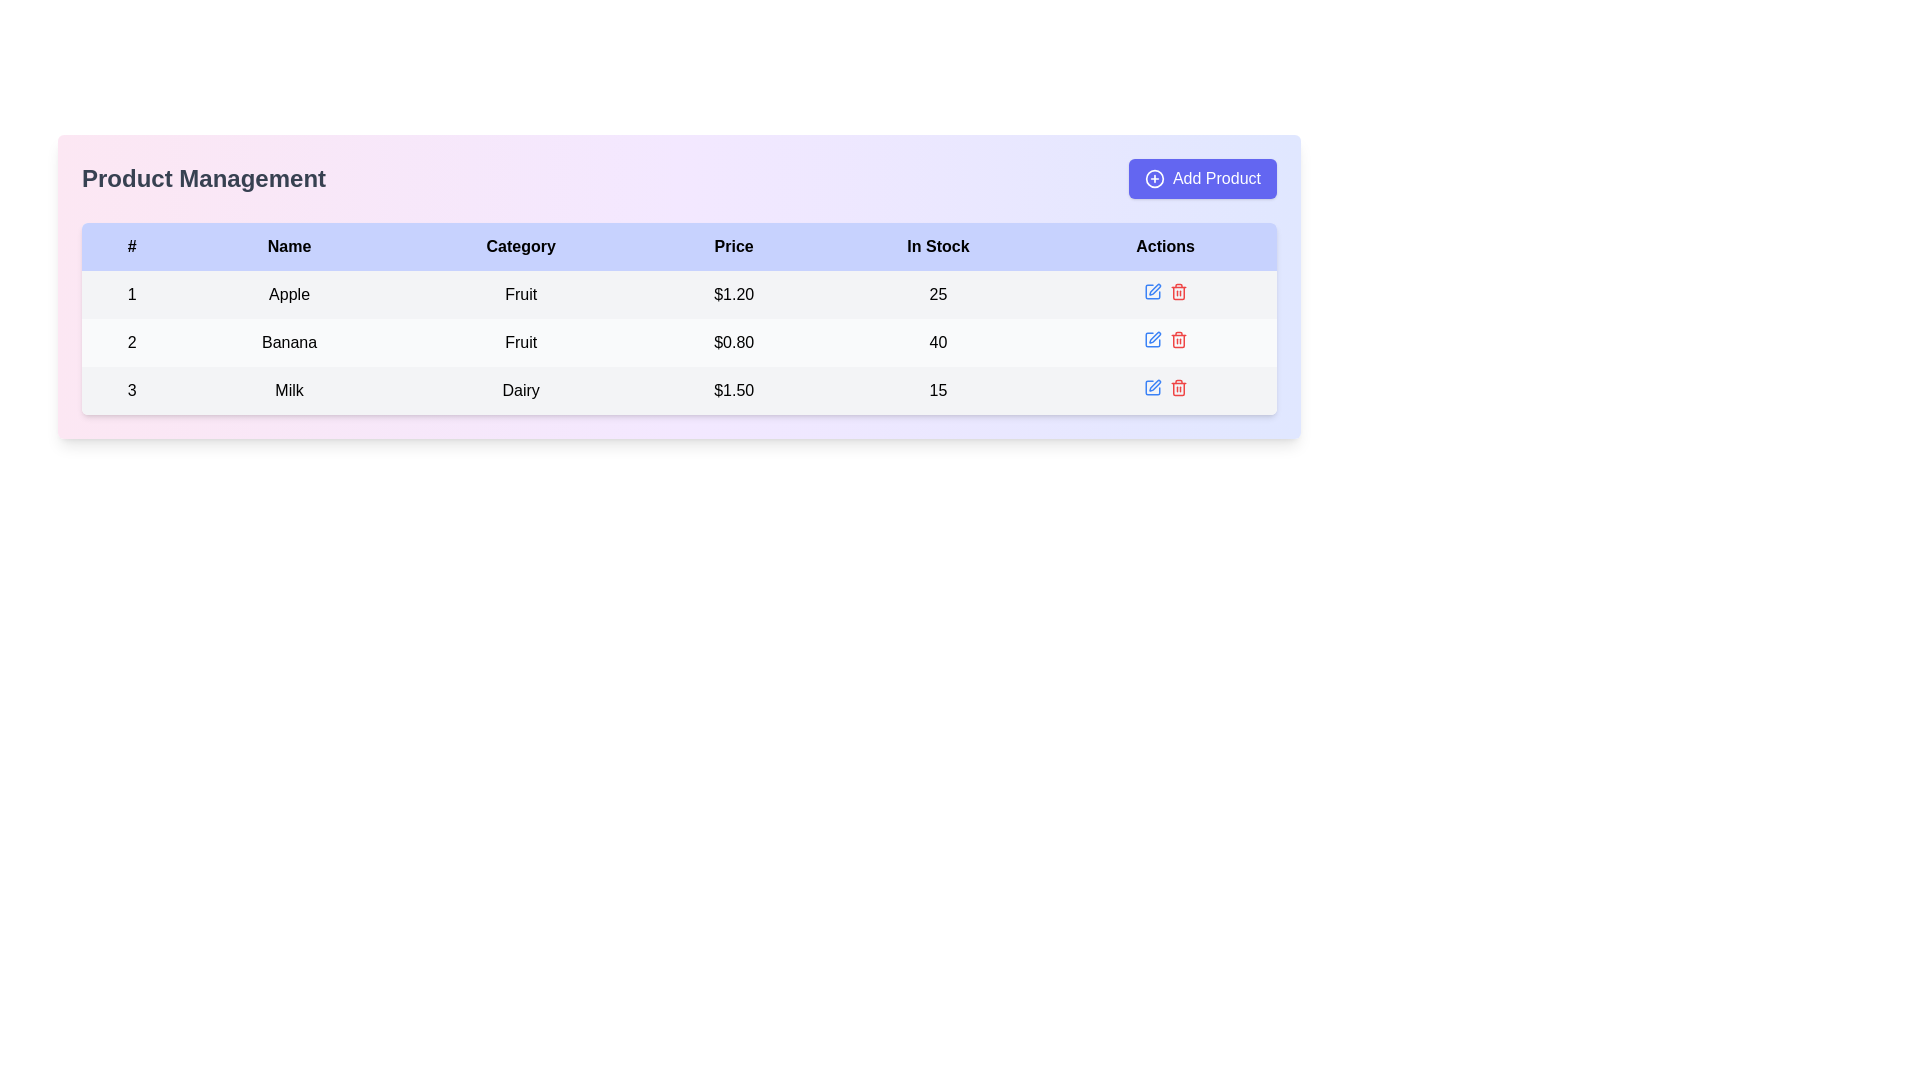 This screenshot has height=1080, width=1920. Describe the element at coordinates (288, 390) in the screenshot. I see `the product name label in the second column of the third row in the 'Product Management' table` at that location.